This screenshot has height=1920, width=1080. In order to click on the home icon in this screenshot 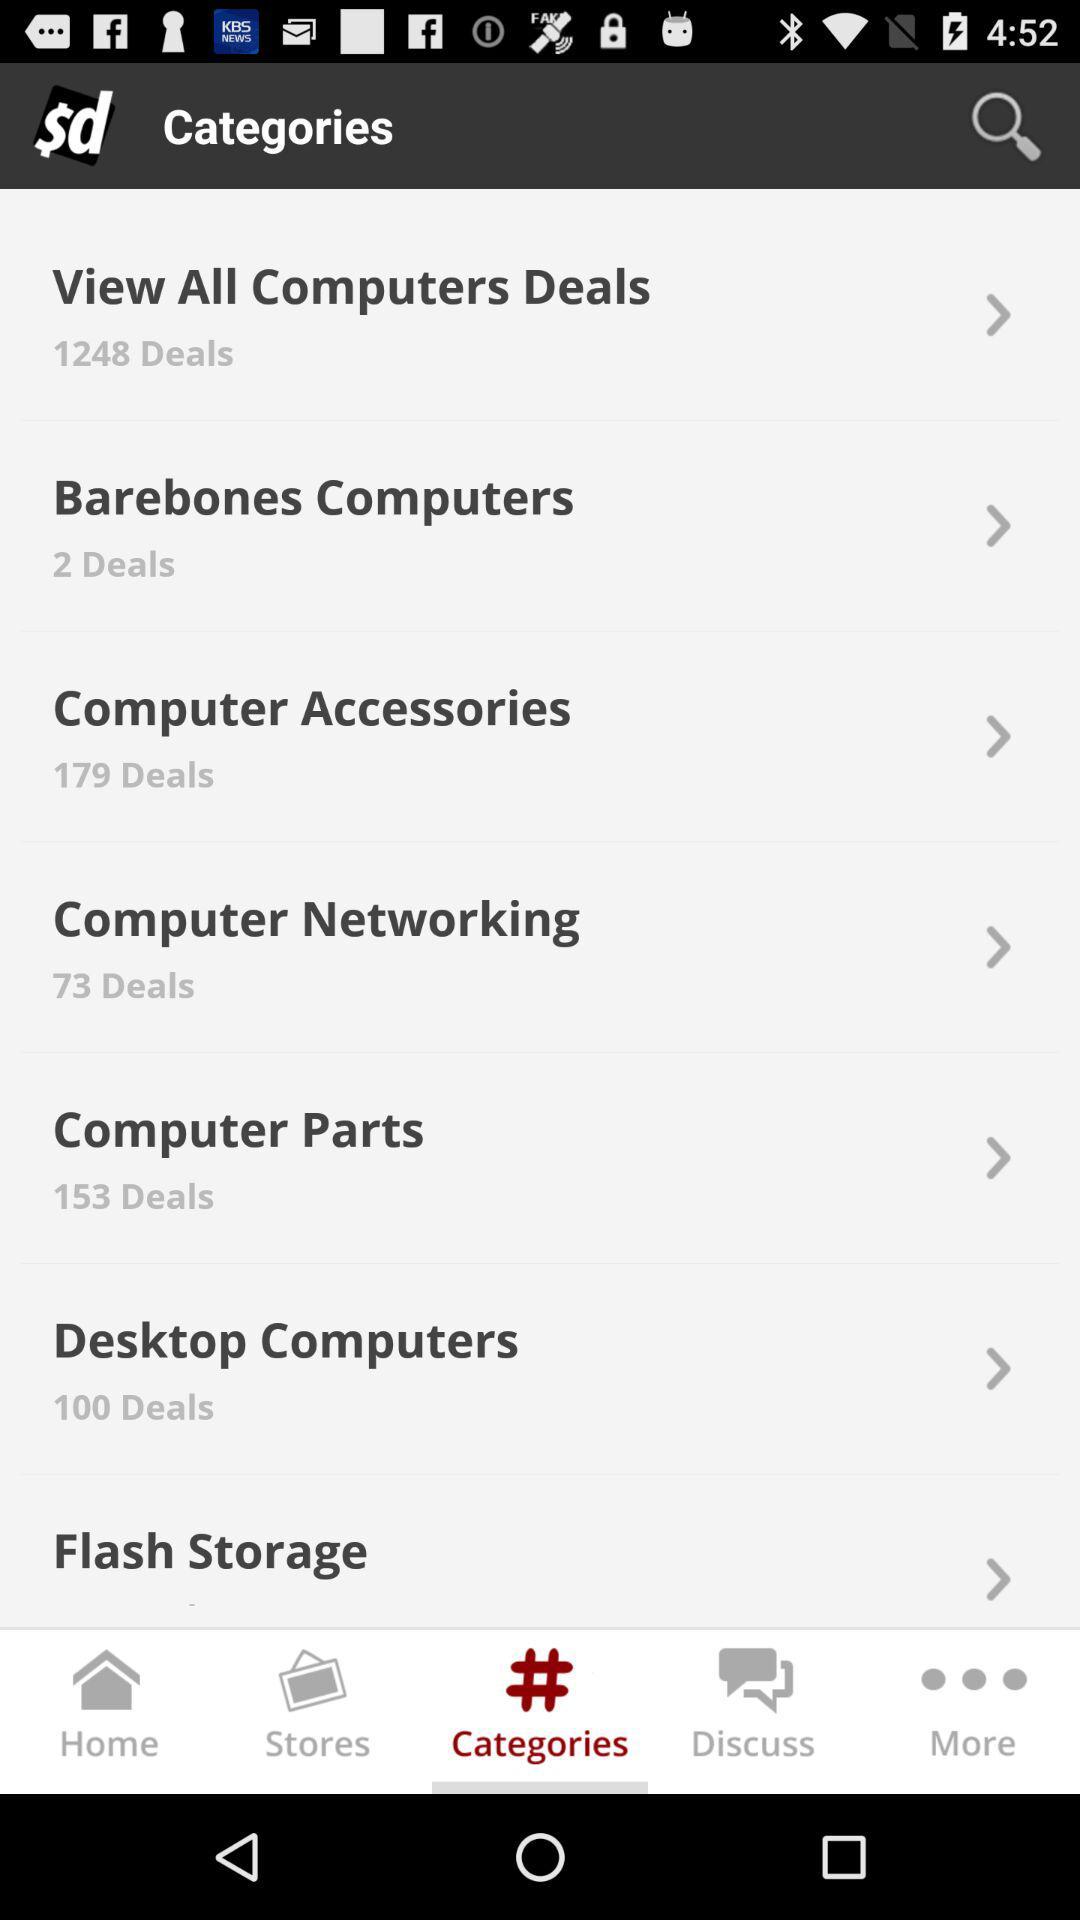, I will do `click(108, 1836)`.